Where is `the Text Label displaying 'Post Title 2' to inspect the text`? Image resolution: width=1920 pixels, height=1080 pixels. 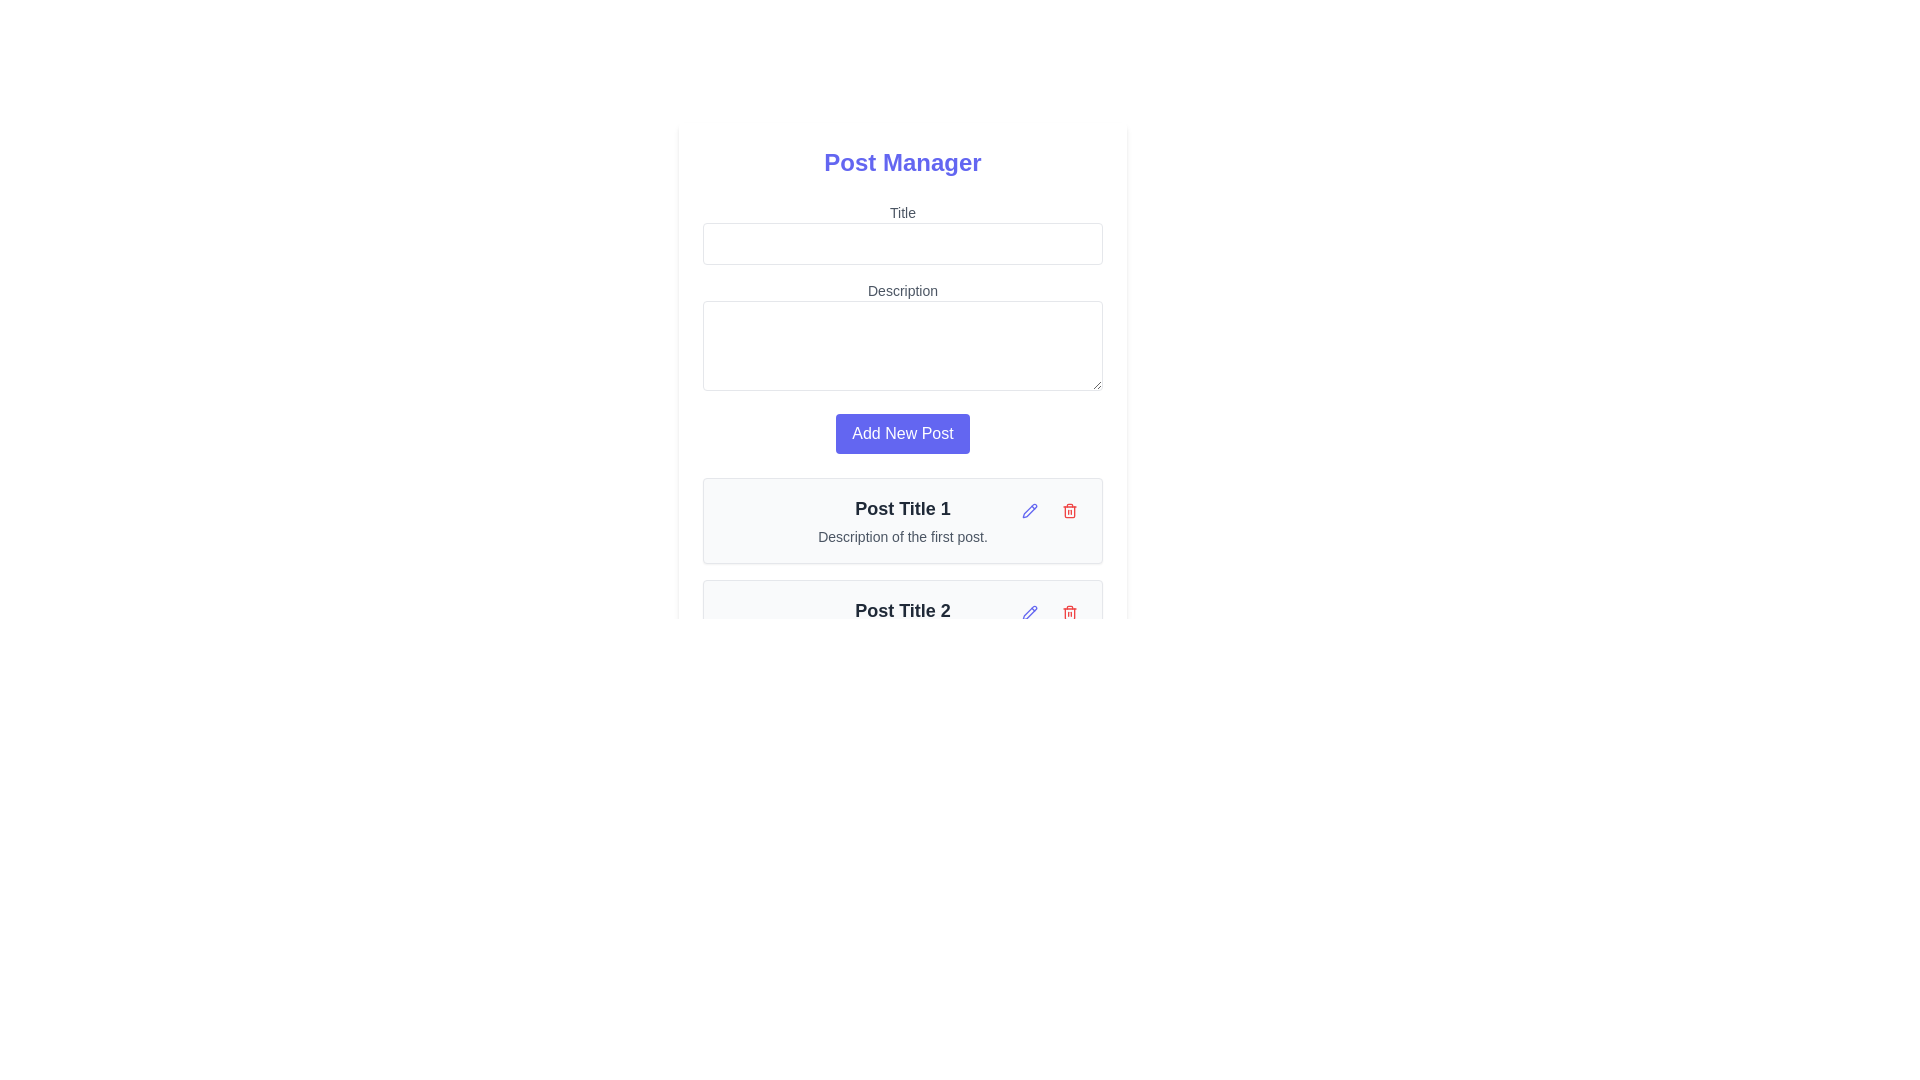
the Text Label displaying 'Post Title 2' to inspect the text is located at coordinates (901, 609).